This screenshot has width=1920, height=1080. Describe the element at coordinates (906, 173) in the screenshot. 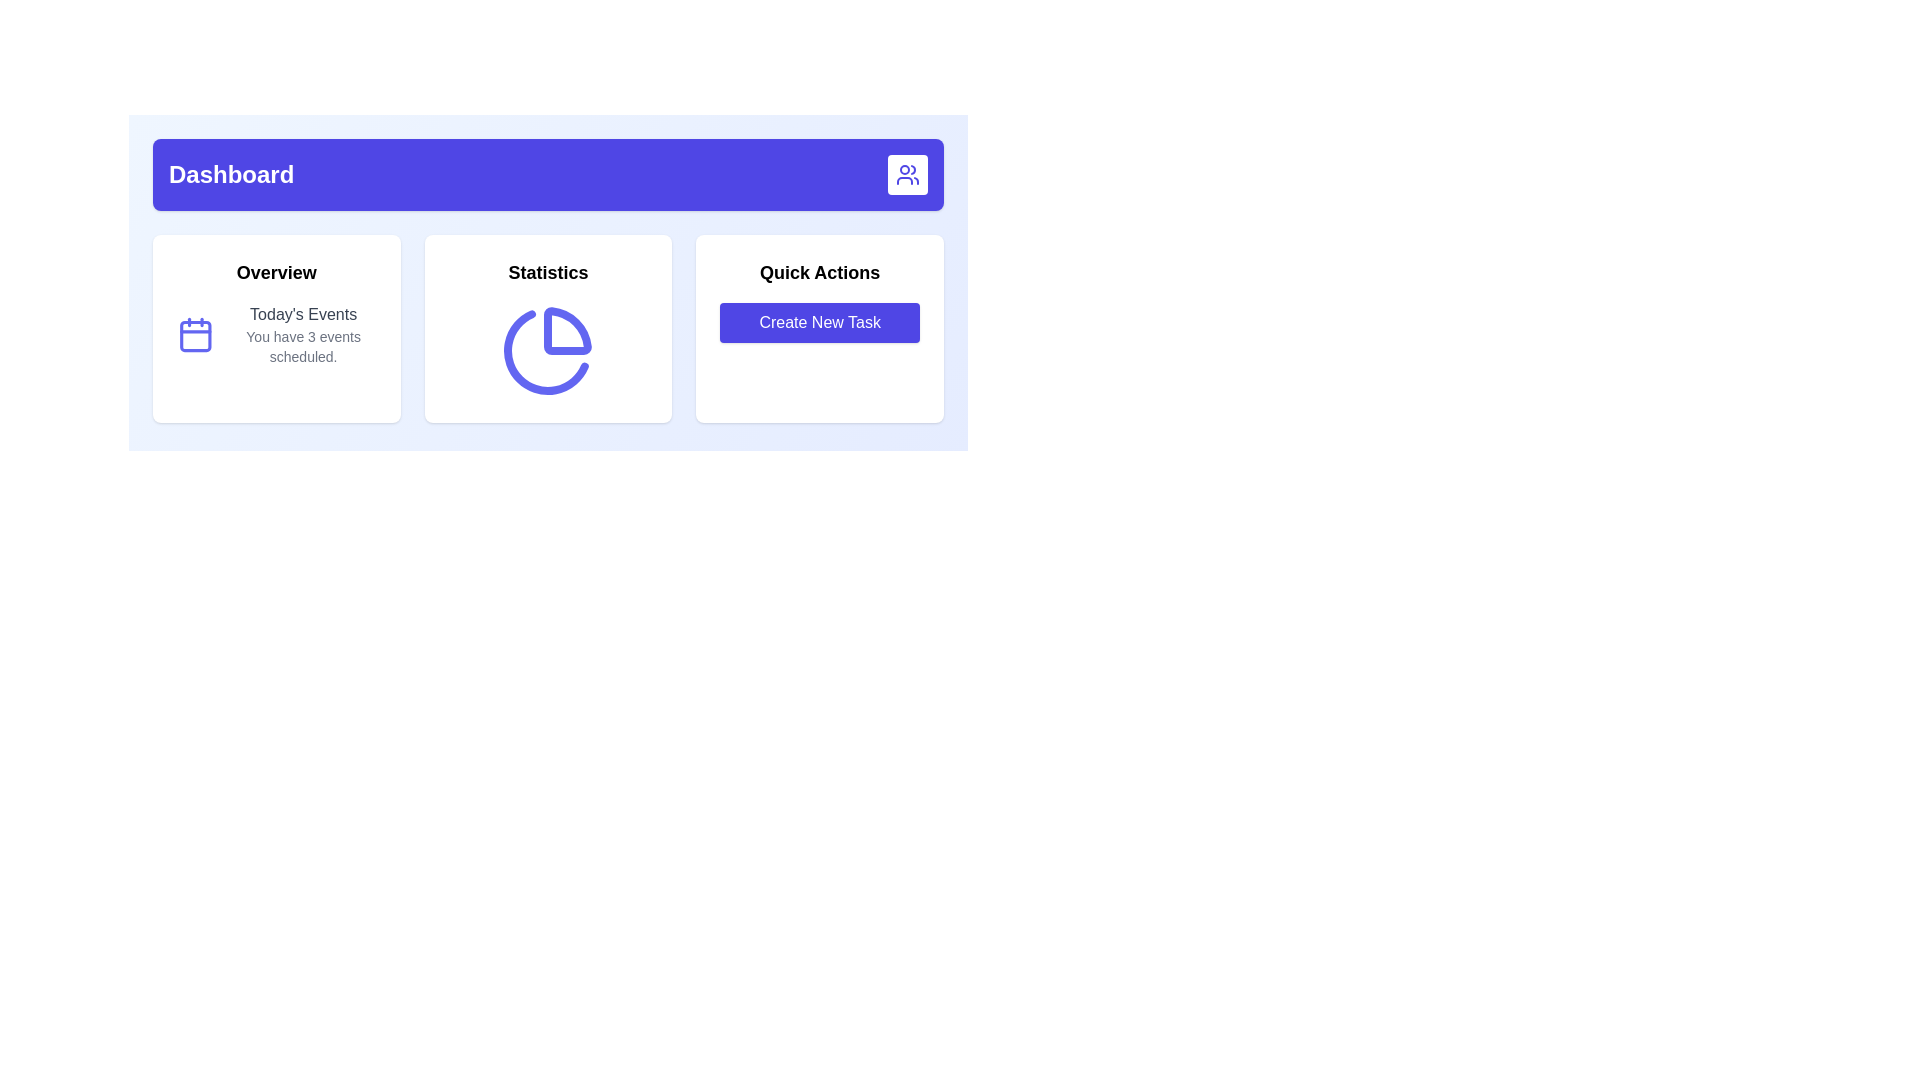

I see `the icon depicting two humanoid figures located in the top-right area of the purple header bar titled 'Dashboard'` at that location.